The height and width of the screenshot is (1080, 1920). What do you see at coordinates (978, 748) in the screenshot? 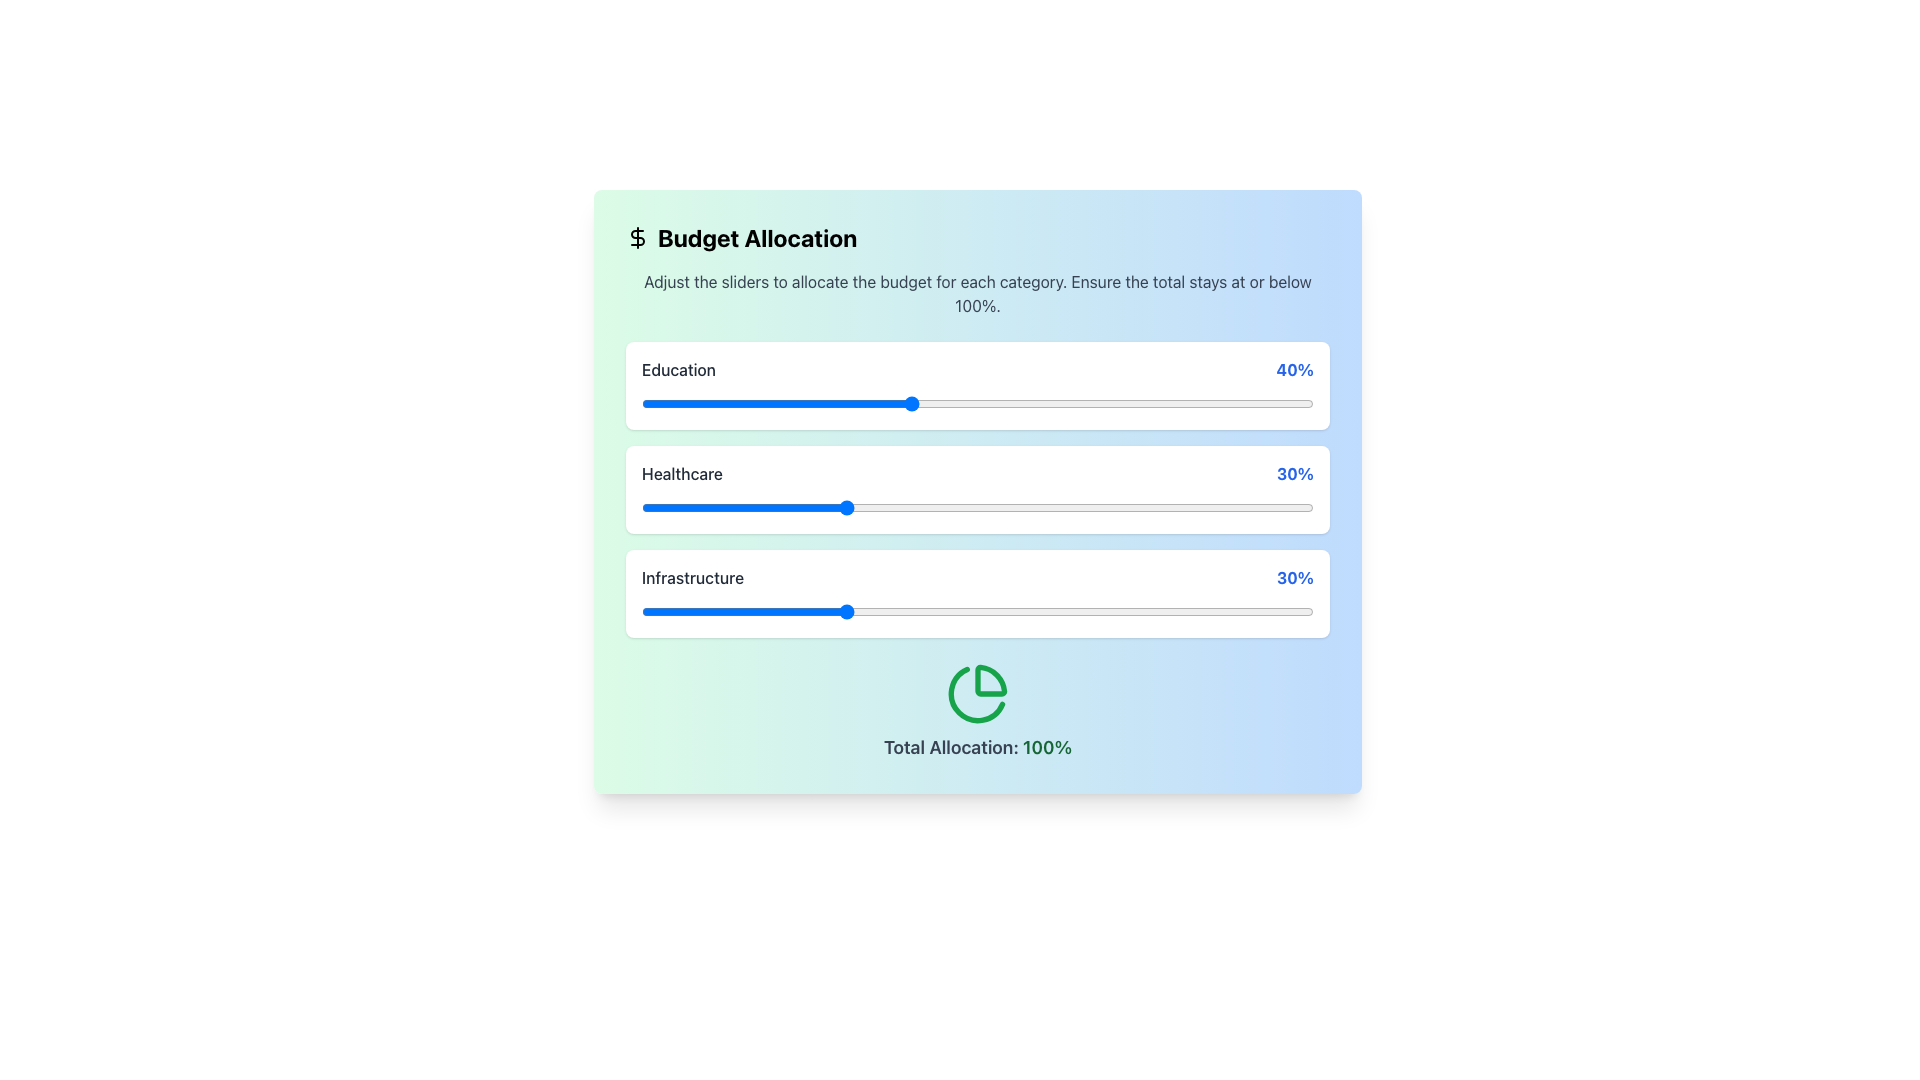
I see `the text label that displays 'Total Allocation:' with the value '100%', which is styled in bold and located below the pie chart icon` at bounding box center [978, 748].